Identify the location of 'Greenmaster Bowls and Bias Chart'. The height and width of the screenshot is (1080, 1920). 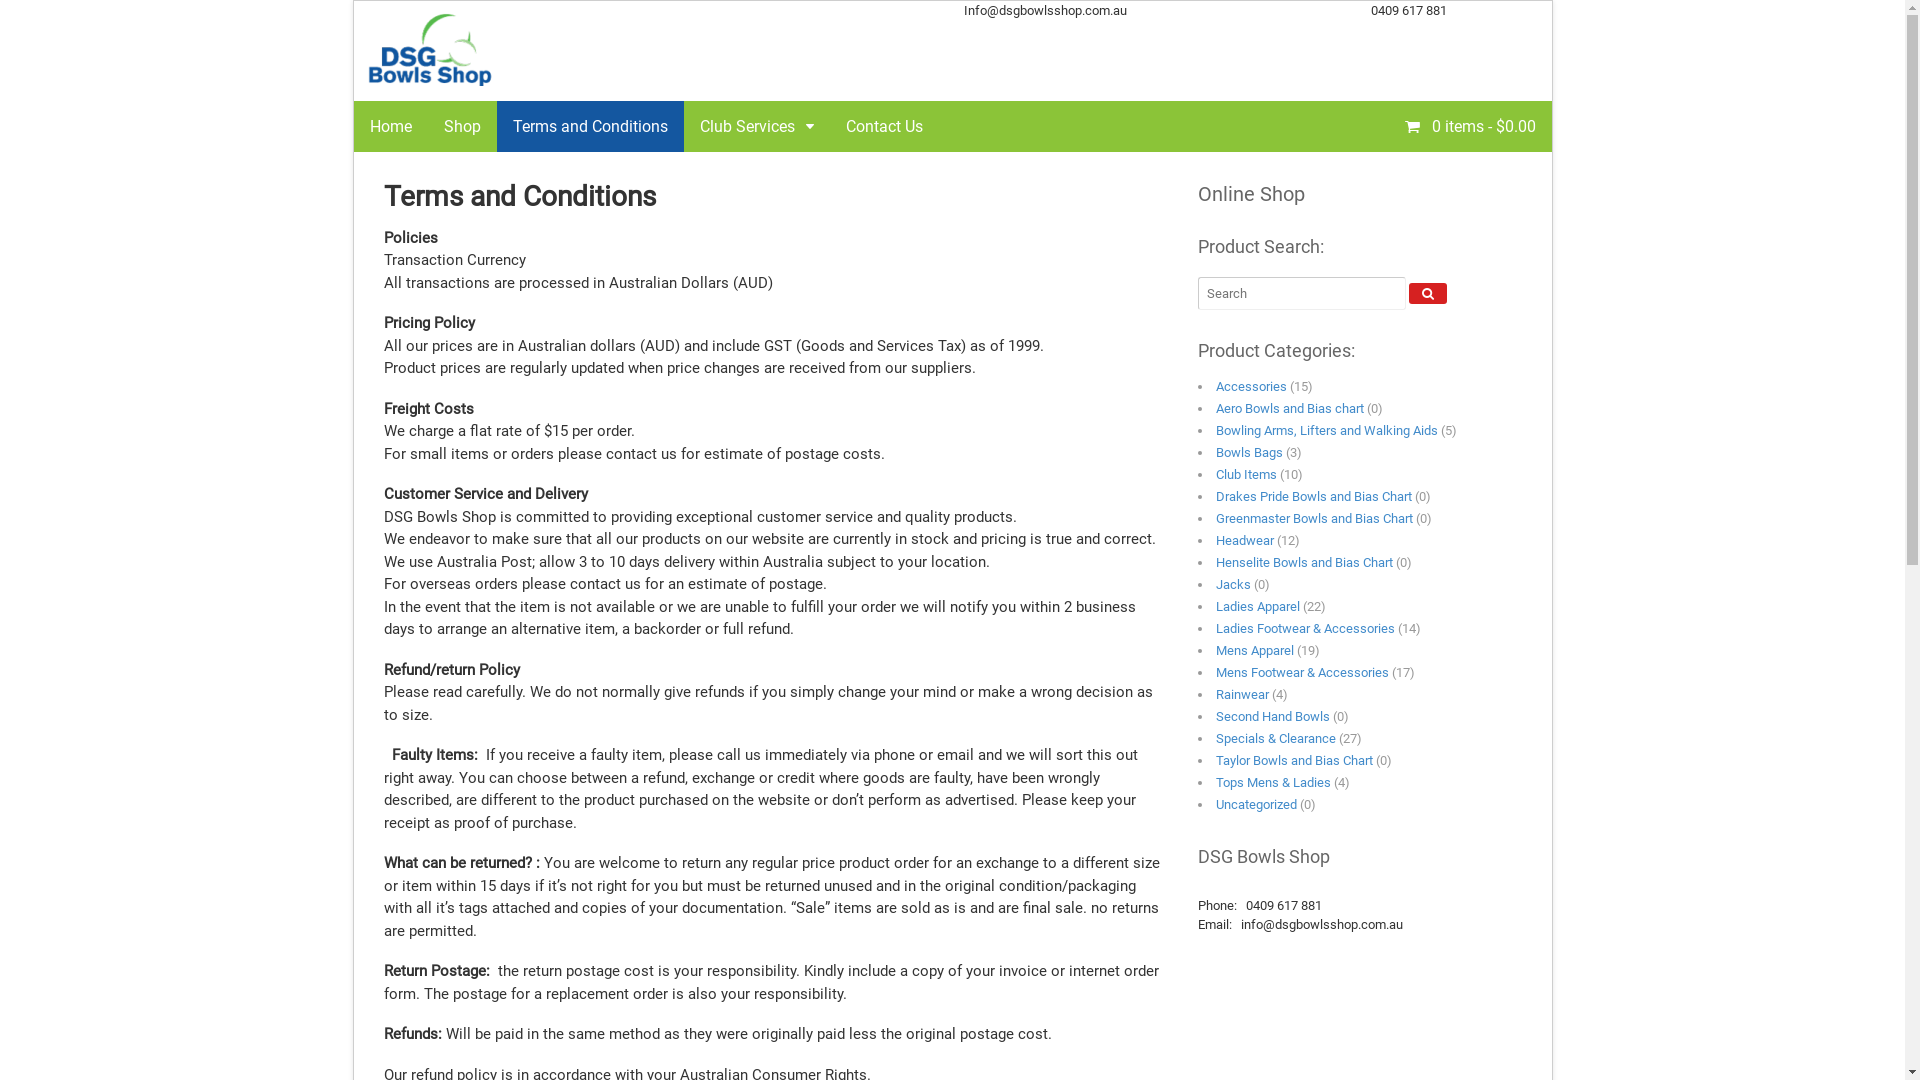
(1314, 517).